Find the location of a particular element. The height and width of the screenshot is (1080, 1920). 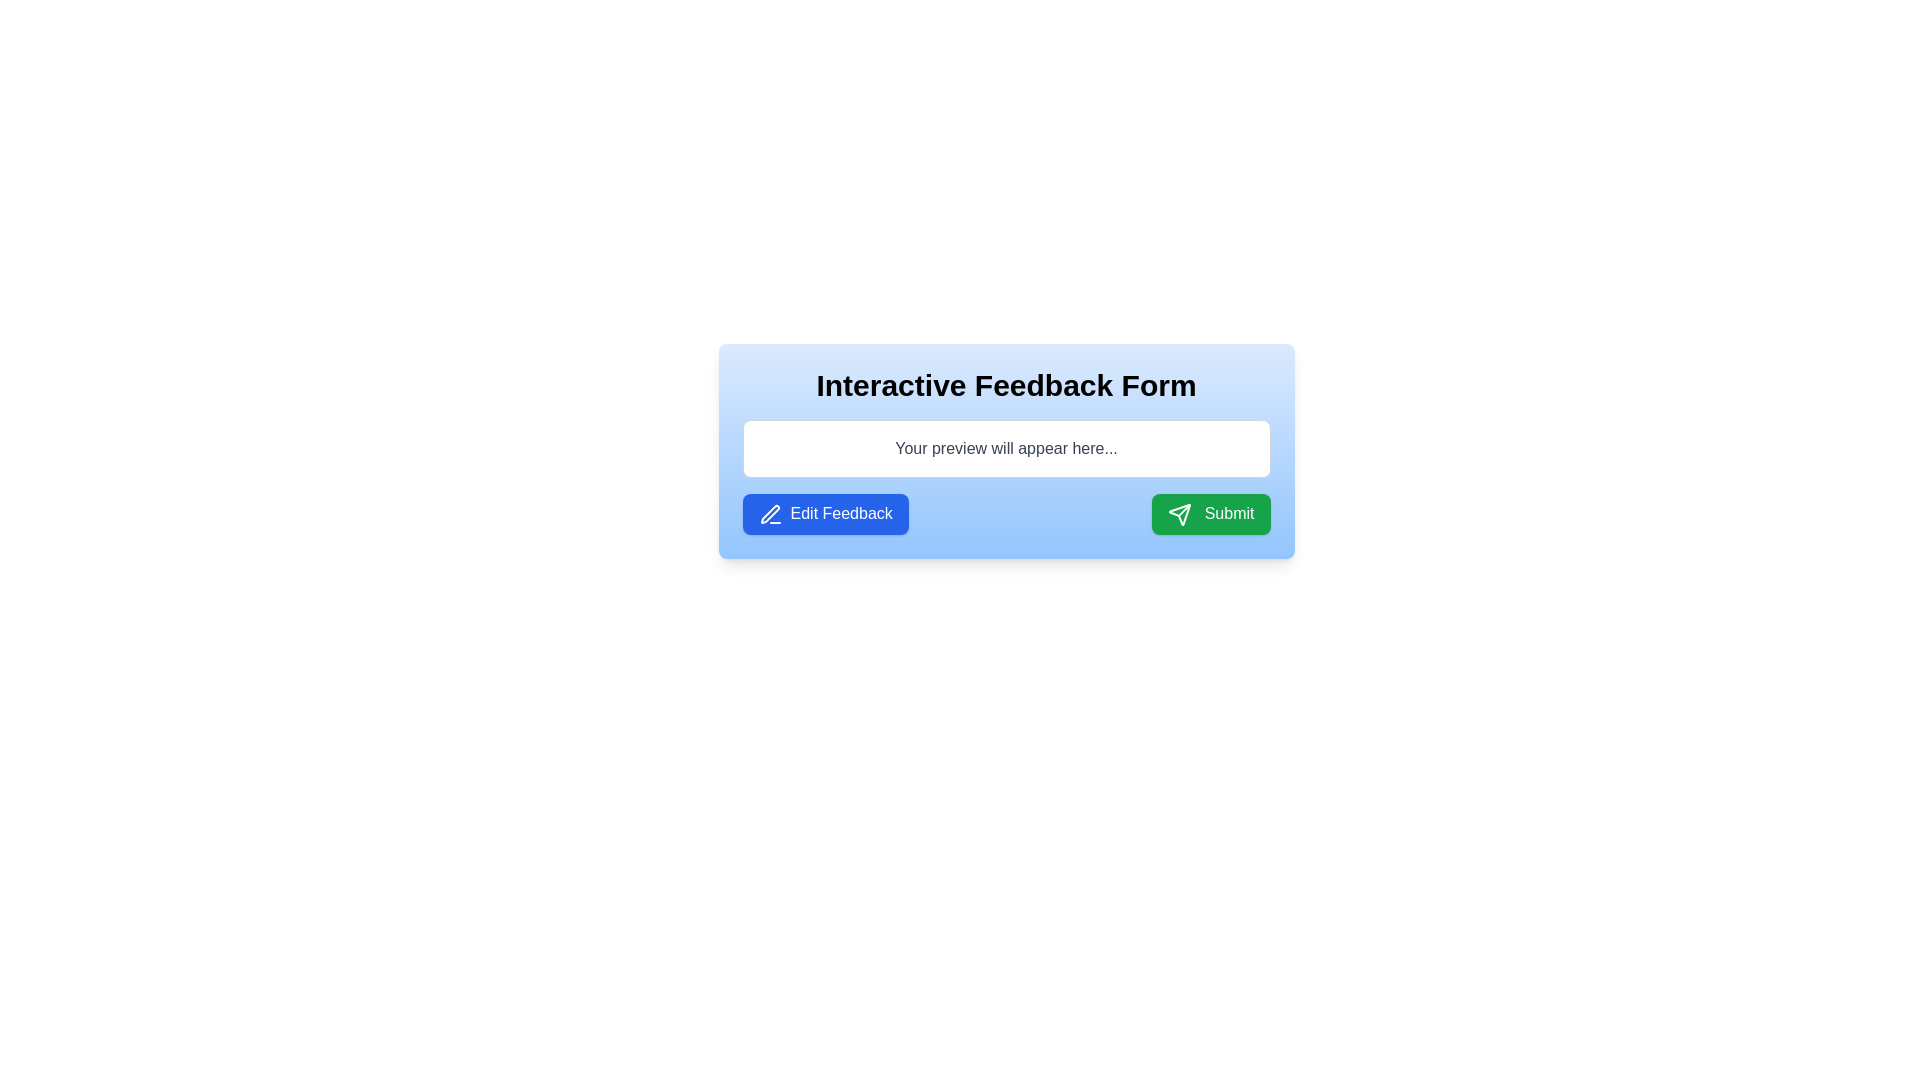

the interactive buttons in the horizontal section at the bottom of the feedback form, which includes 'Edit Feedback' and 'Submit' buttons, to trigger visual feedback is located at coordinates (1006, 513).